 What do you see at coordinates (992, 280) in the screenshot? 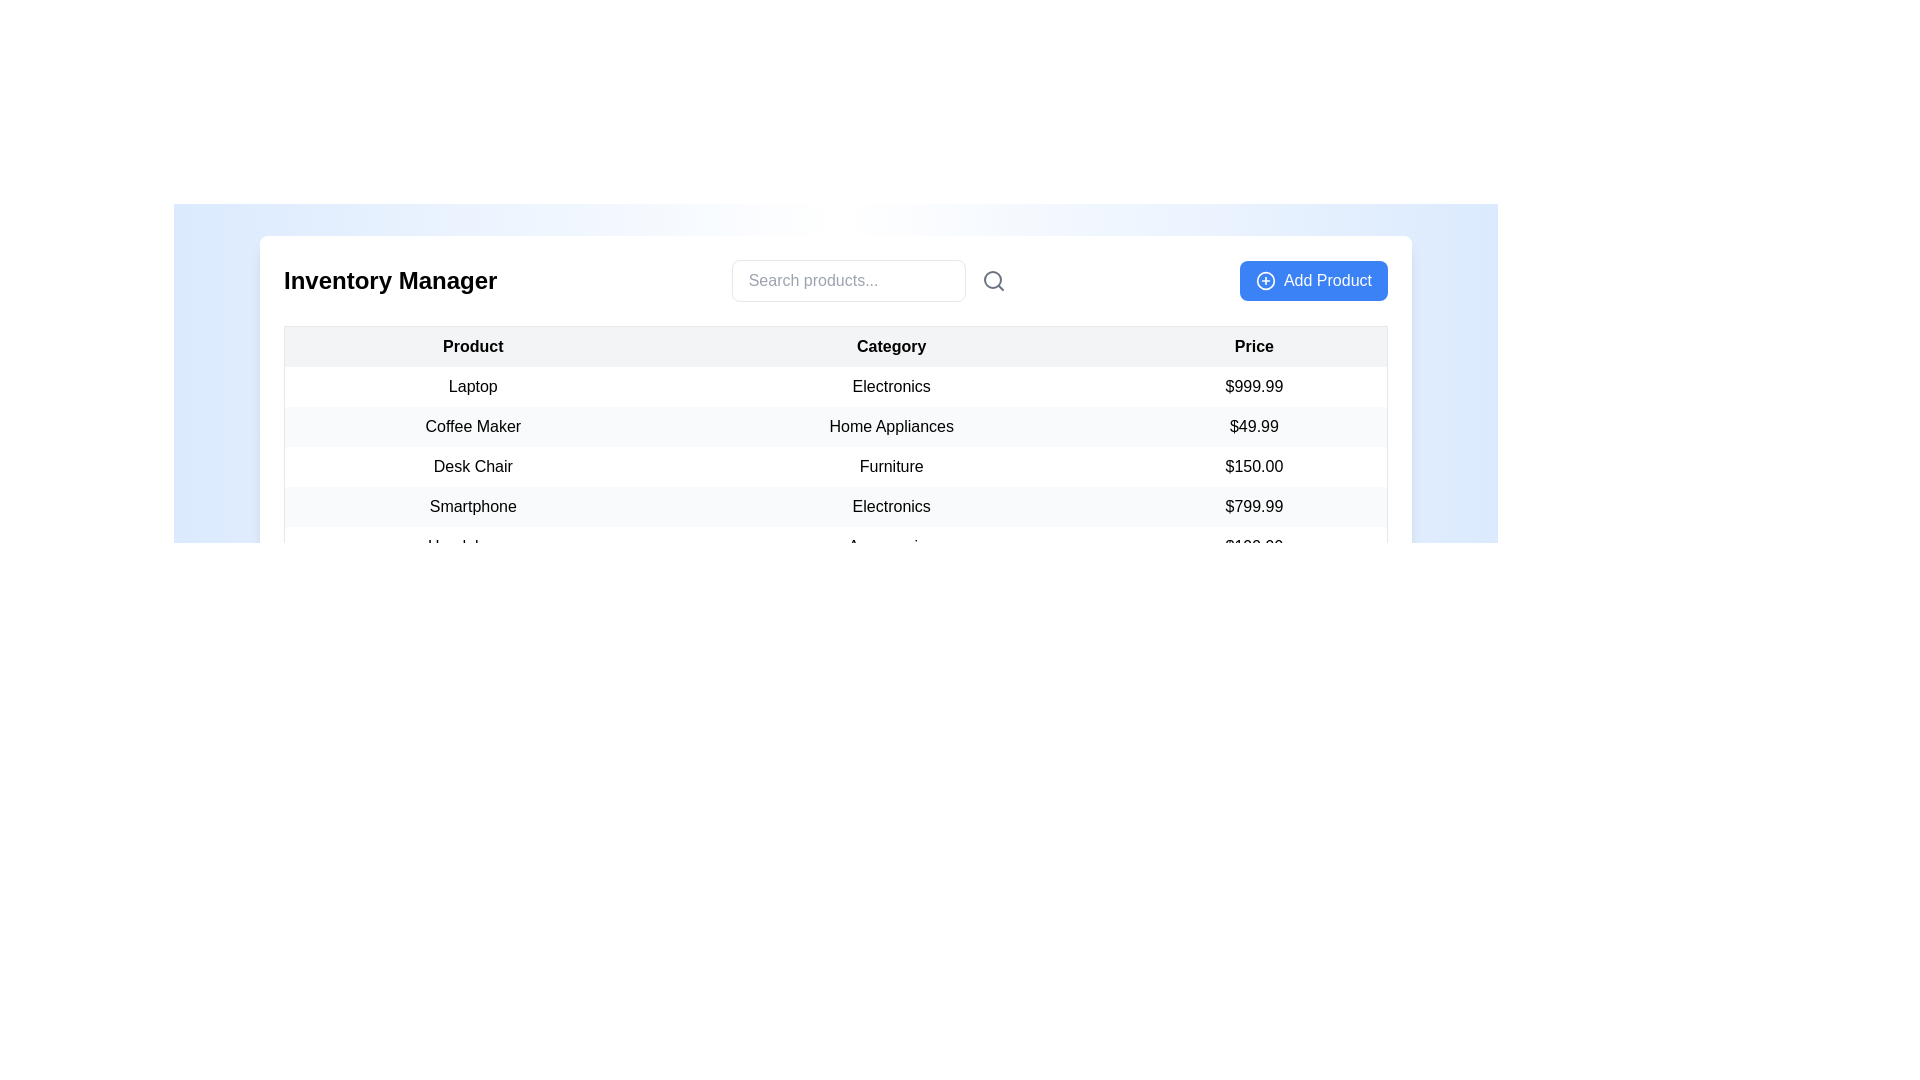
I see `the search icon component representing a magnifying glass, which is located at the top-right corner of the interface beside the search input field` at bounding box center [992, 280].